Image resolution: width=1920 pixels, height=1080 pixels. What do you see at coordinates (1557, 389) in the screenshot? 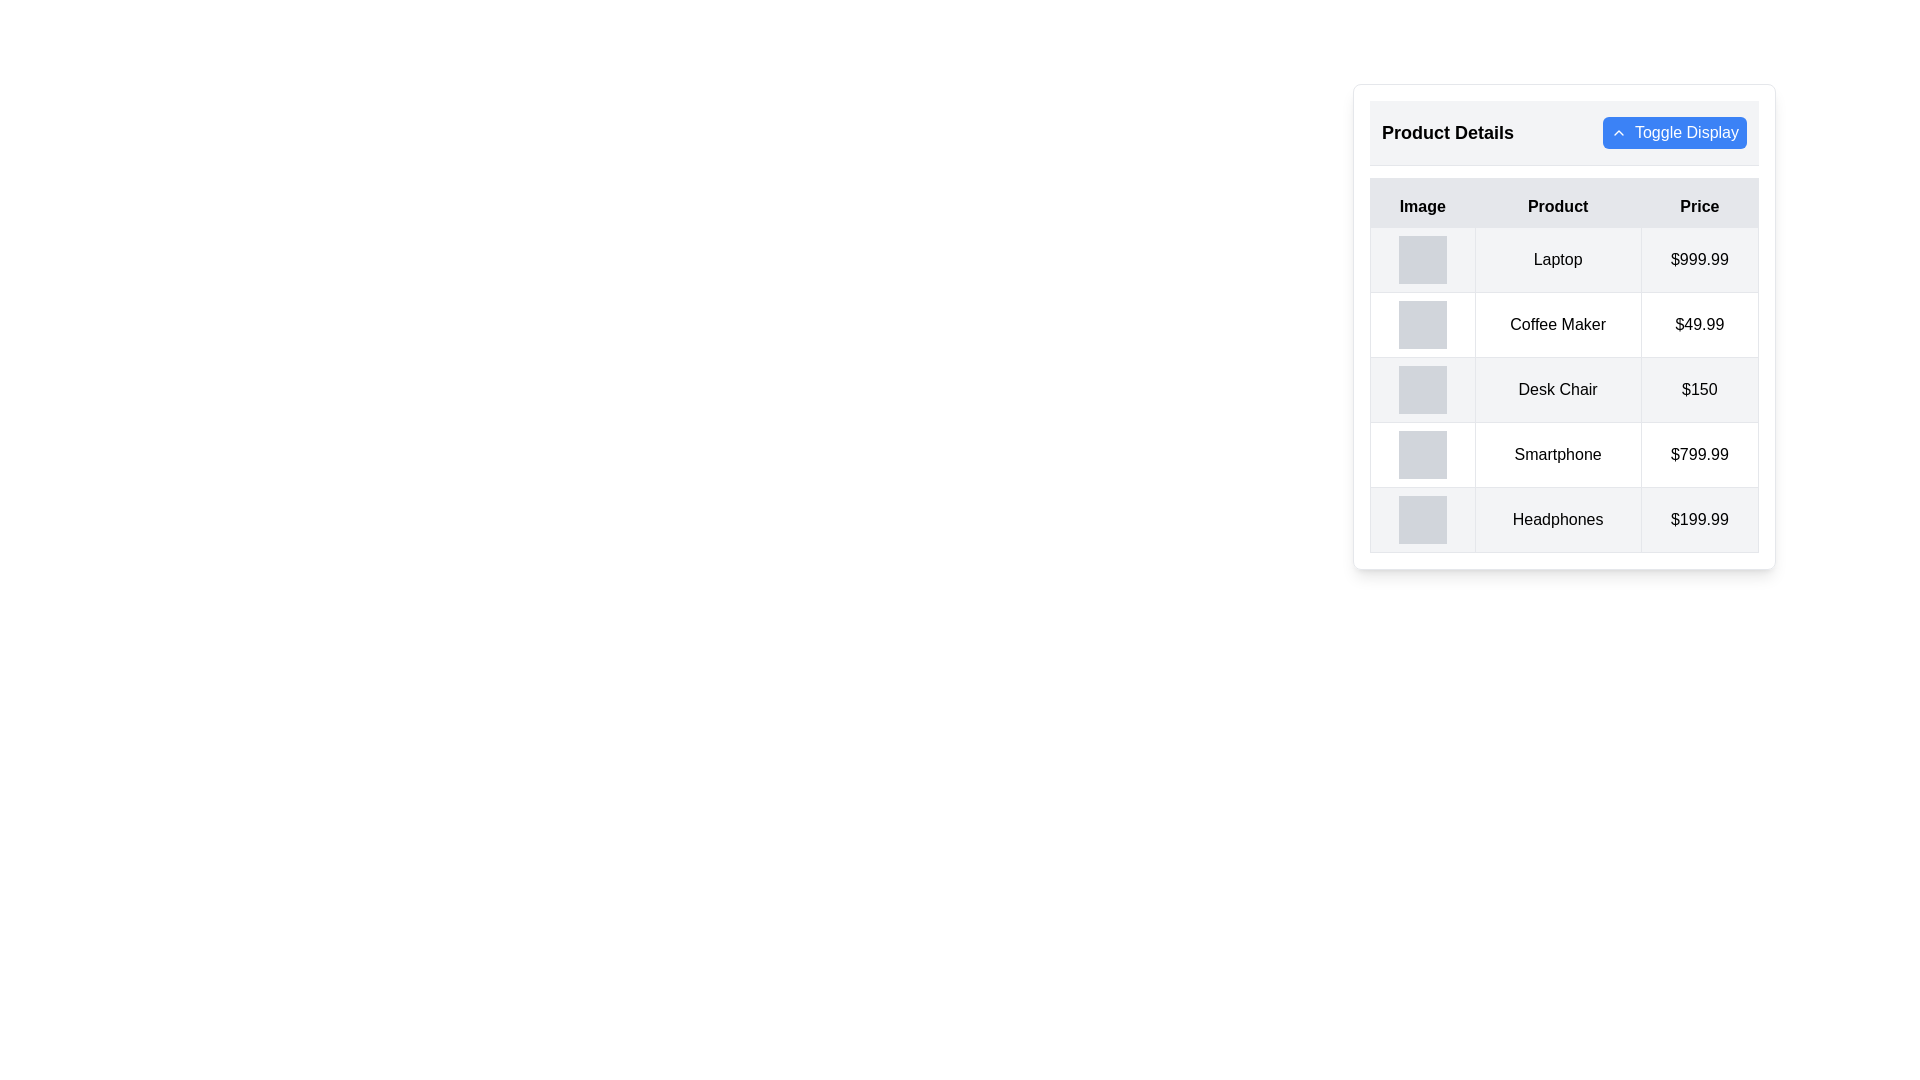
I see `the product name text display located in the third row of the table under the 'Product' column in the e-commerce interface` at bounding box center [1557, 389].